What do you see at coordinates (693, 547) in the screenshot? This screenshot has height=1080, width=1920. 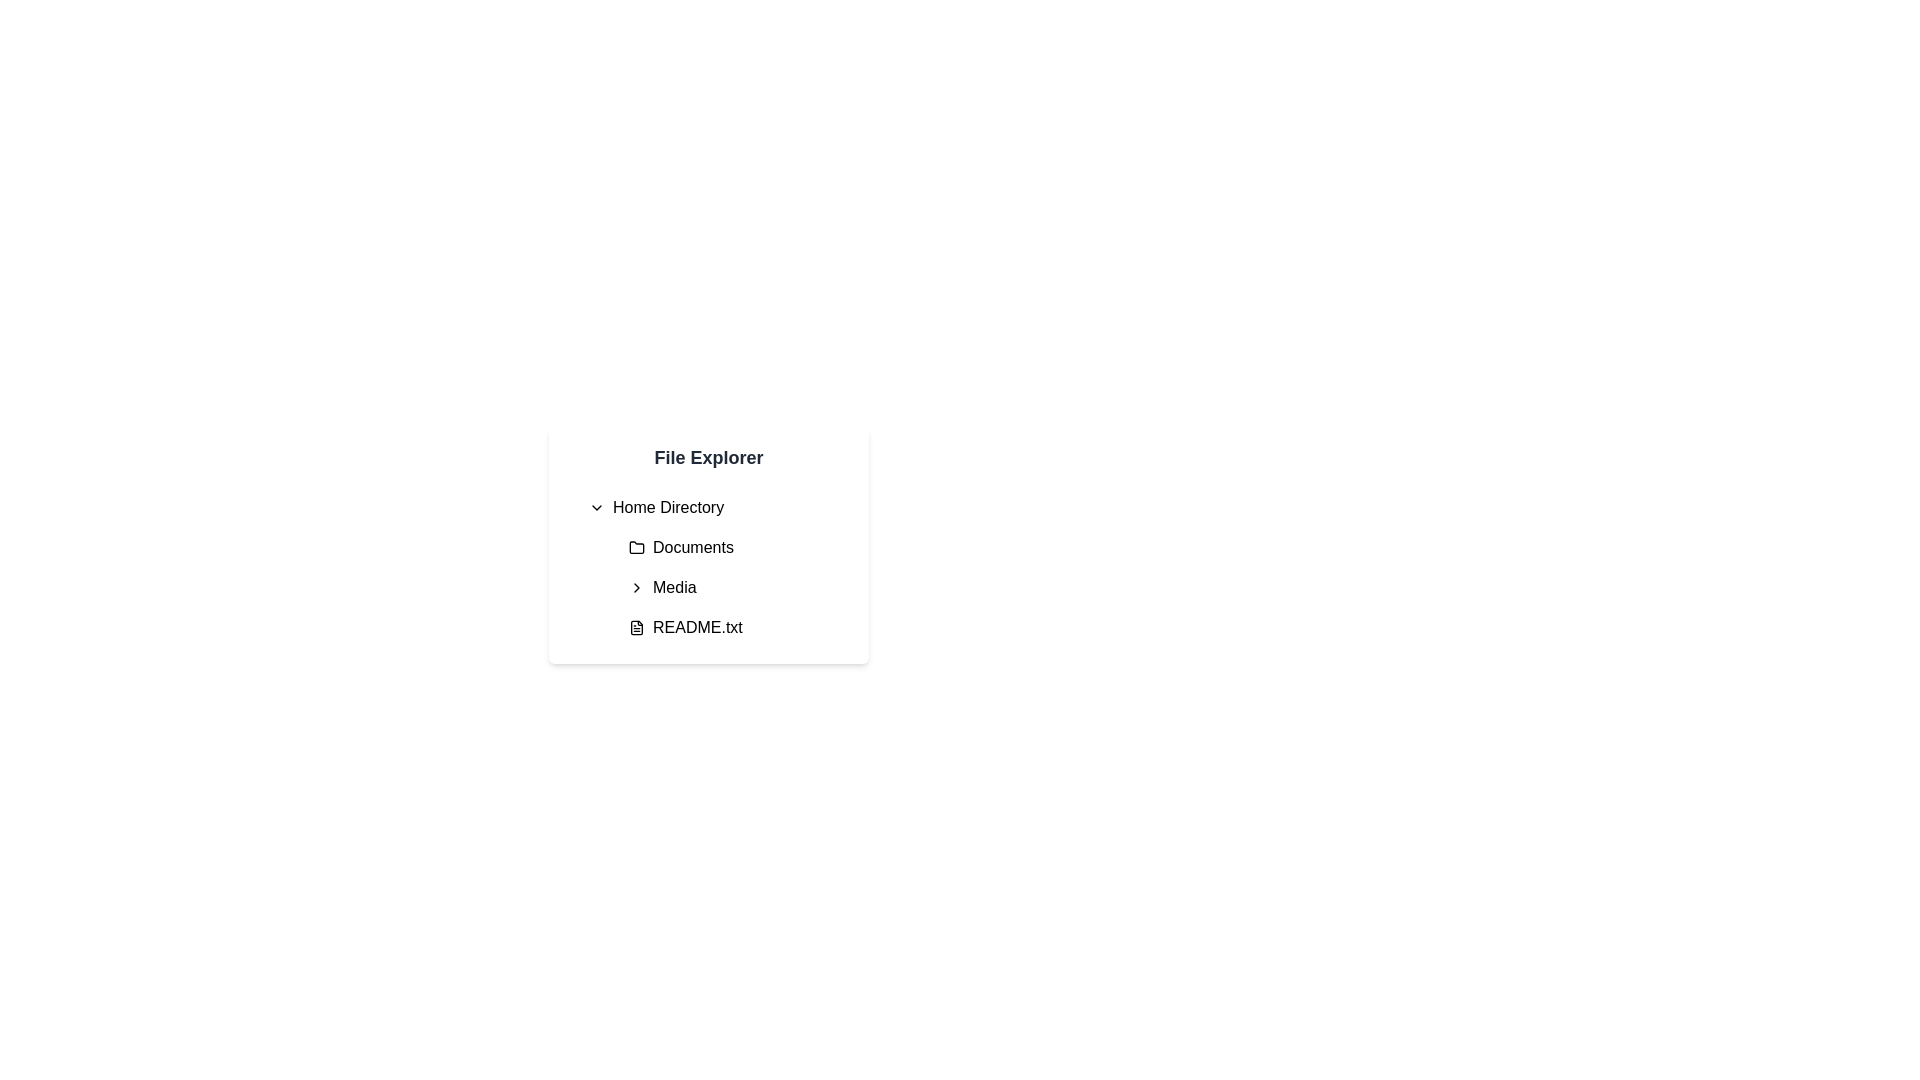 I see `the 'Documents' text label, which serves as the label for the 'Documents' folder in the file explorer` at bounding box center [693, 547].